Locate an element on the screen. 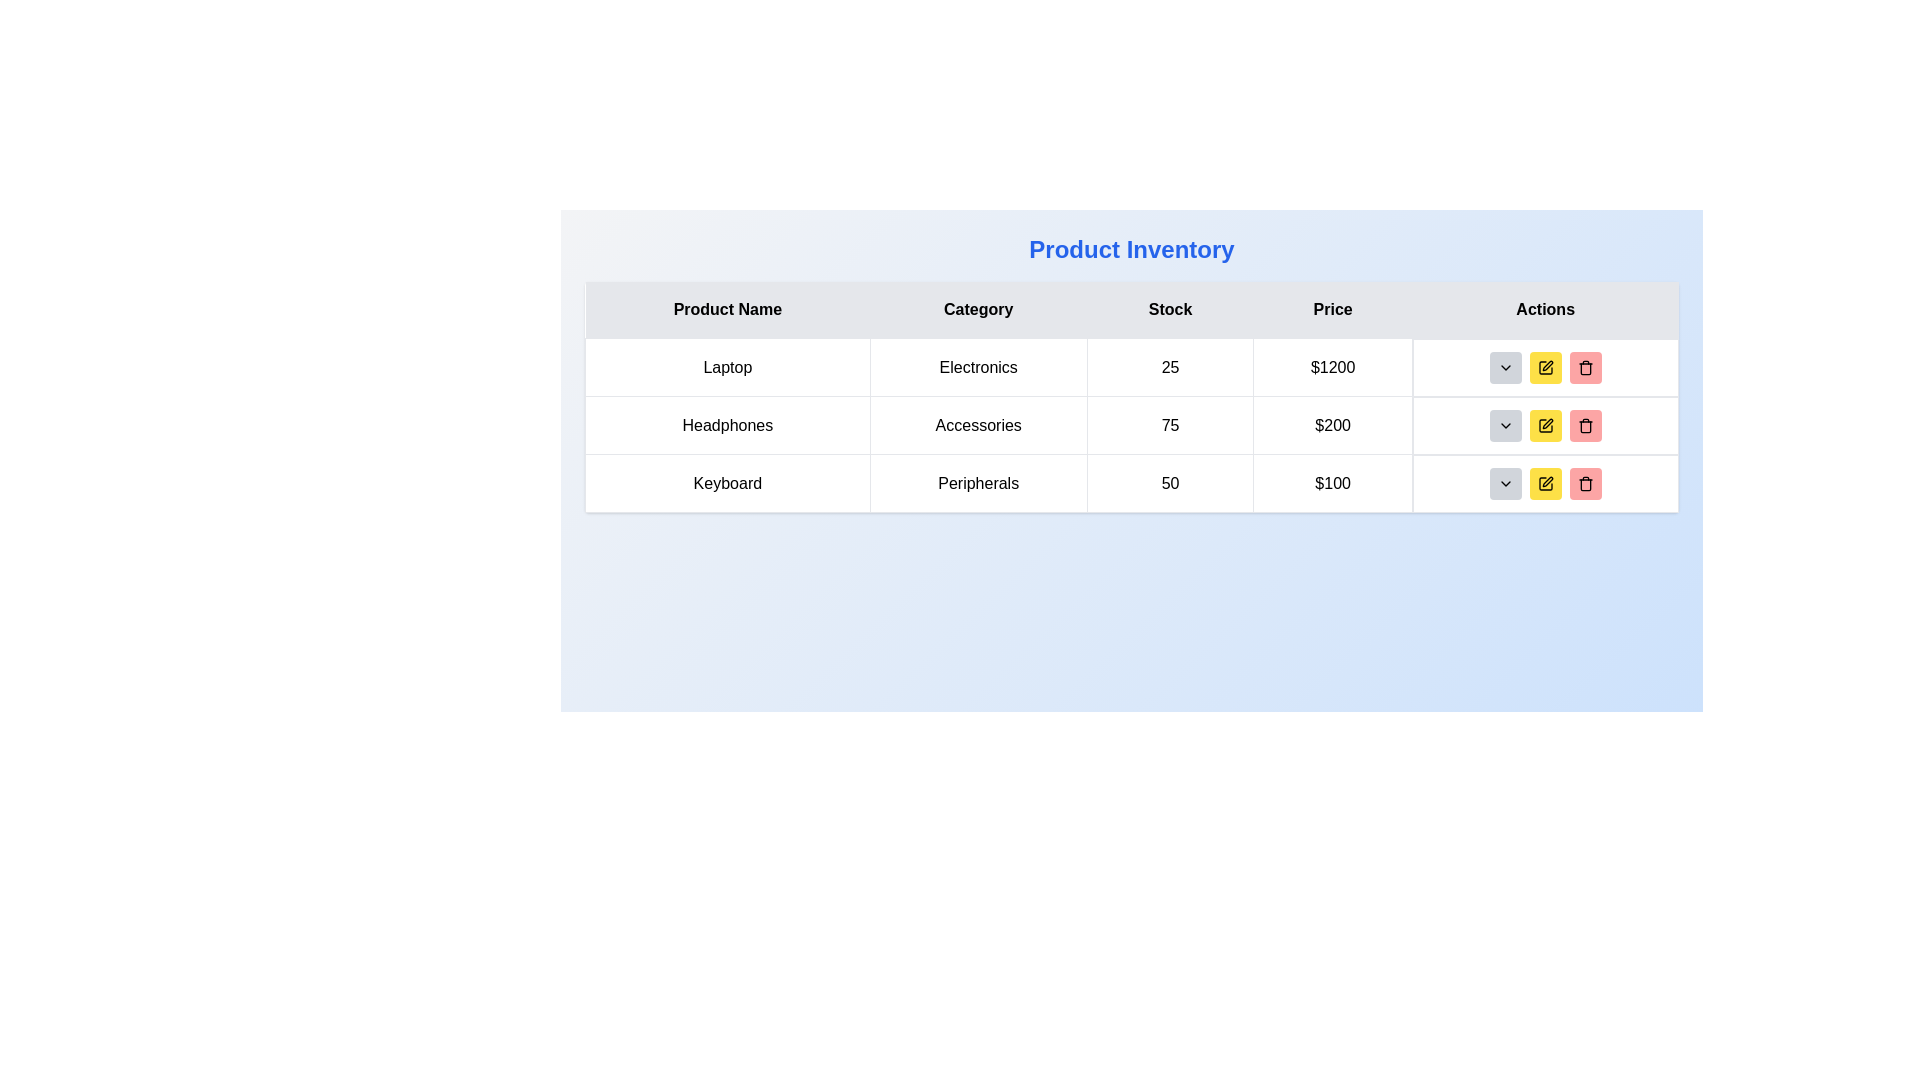 The width and height of the screenshot is (1920, 1080). the edit action icon with a yellow background and pen in the Actions column of the third row for the Keyboard product is located at coordinates (1544, 483).